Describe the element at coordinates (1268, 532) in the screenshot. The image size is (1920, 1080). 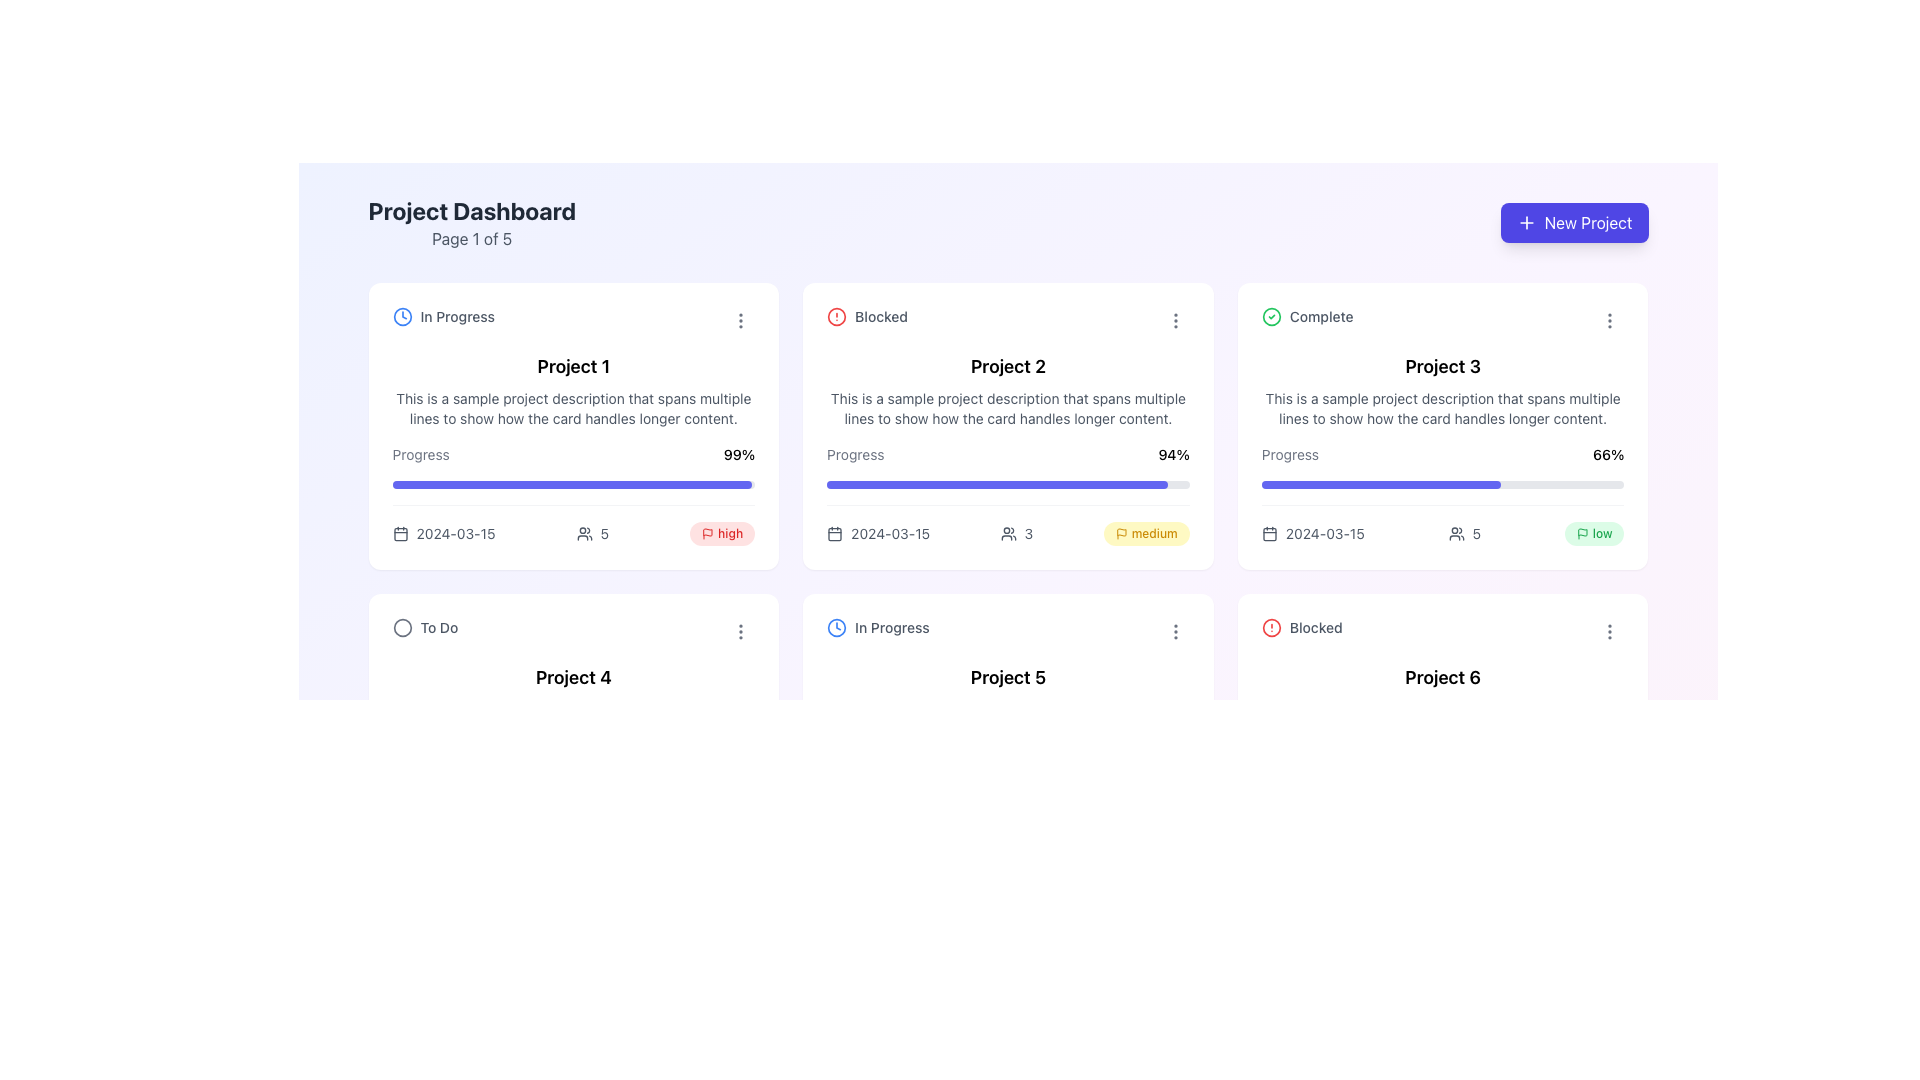
I see `small calendar icon located at the top left of the '2024-03-15' date label in the 'Complete' project card` at that location.